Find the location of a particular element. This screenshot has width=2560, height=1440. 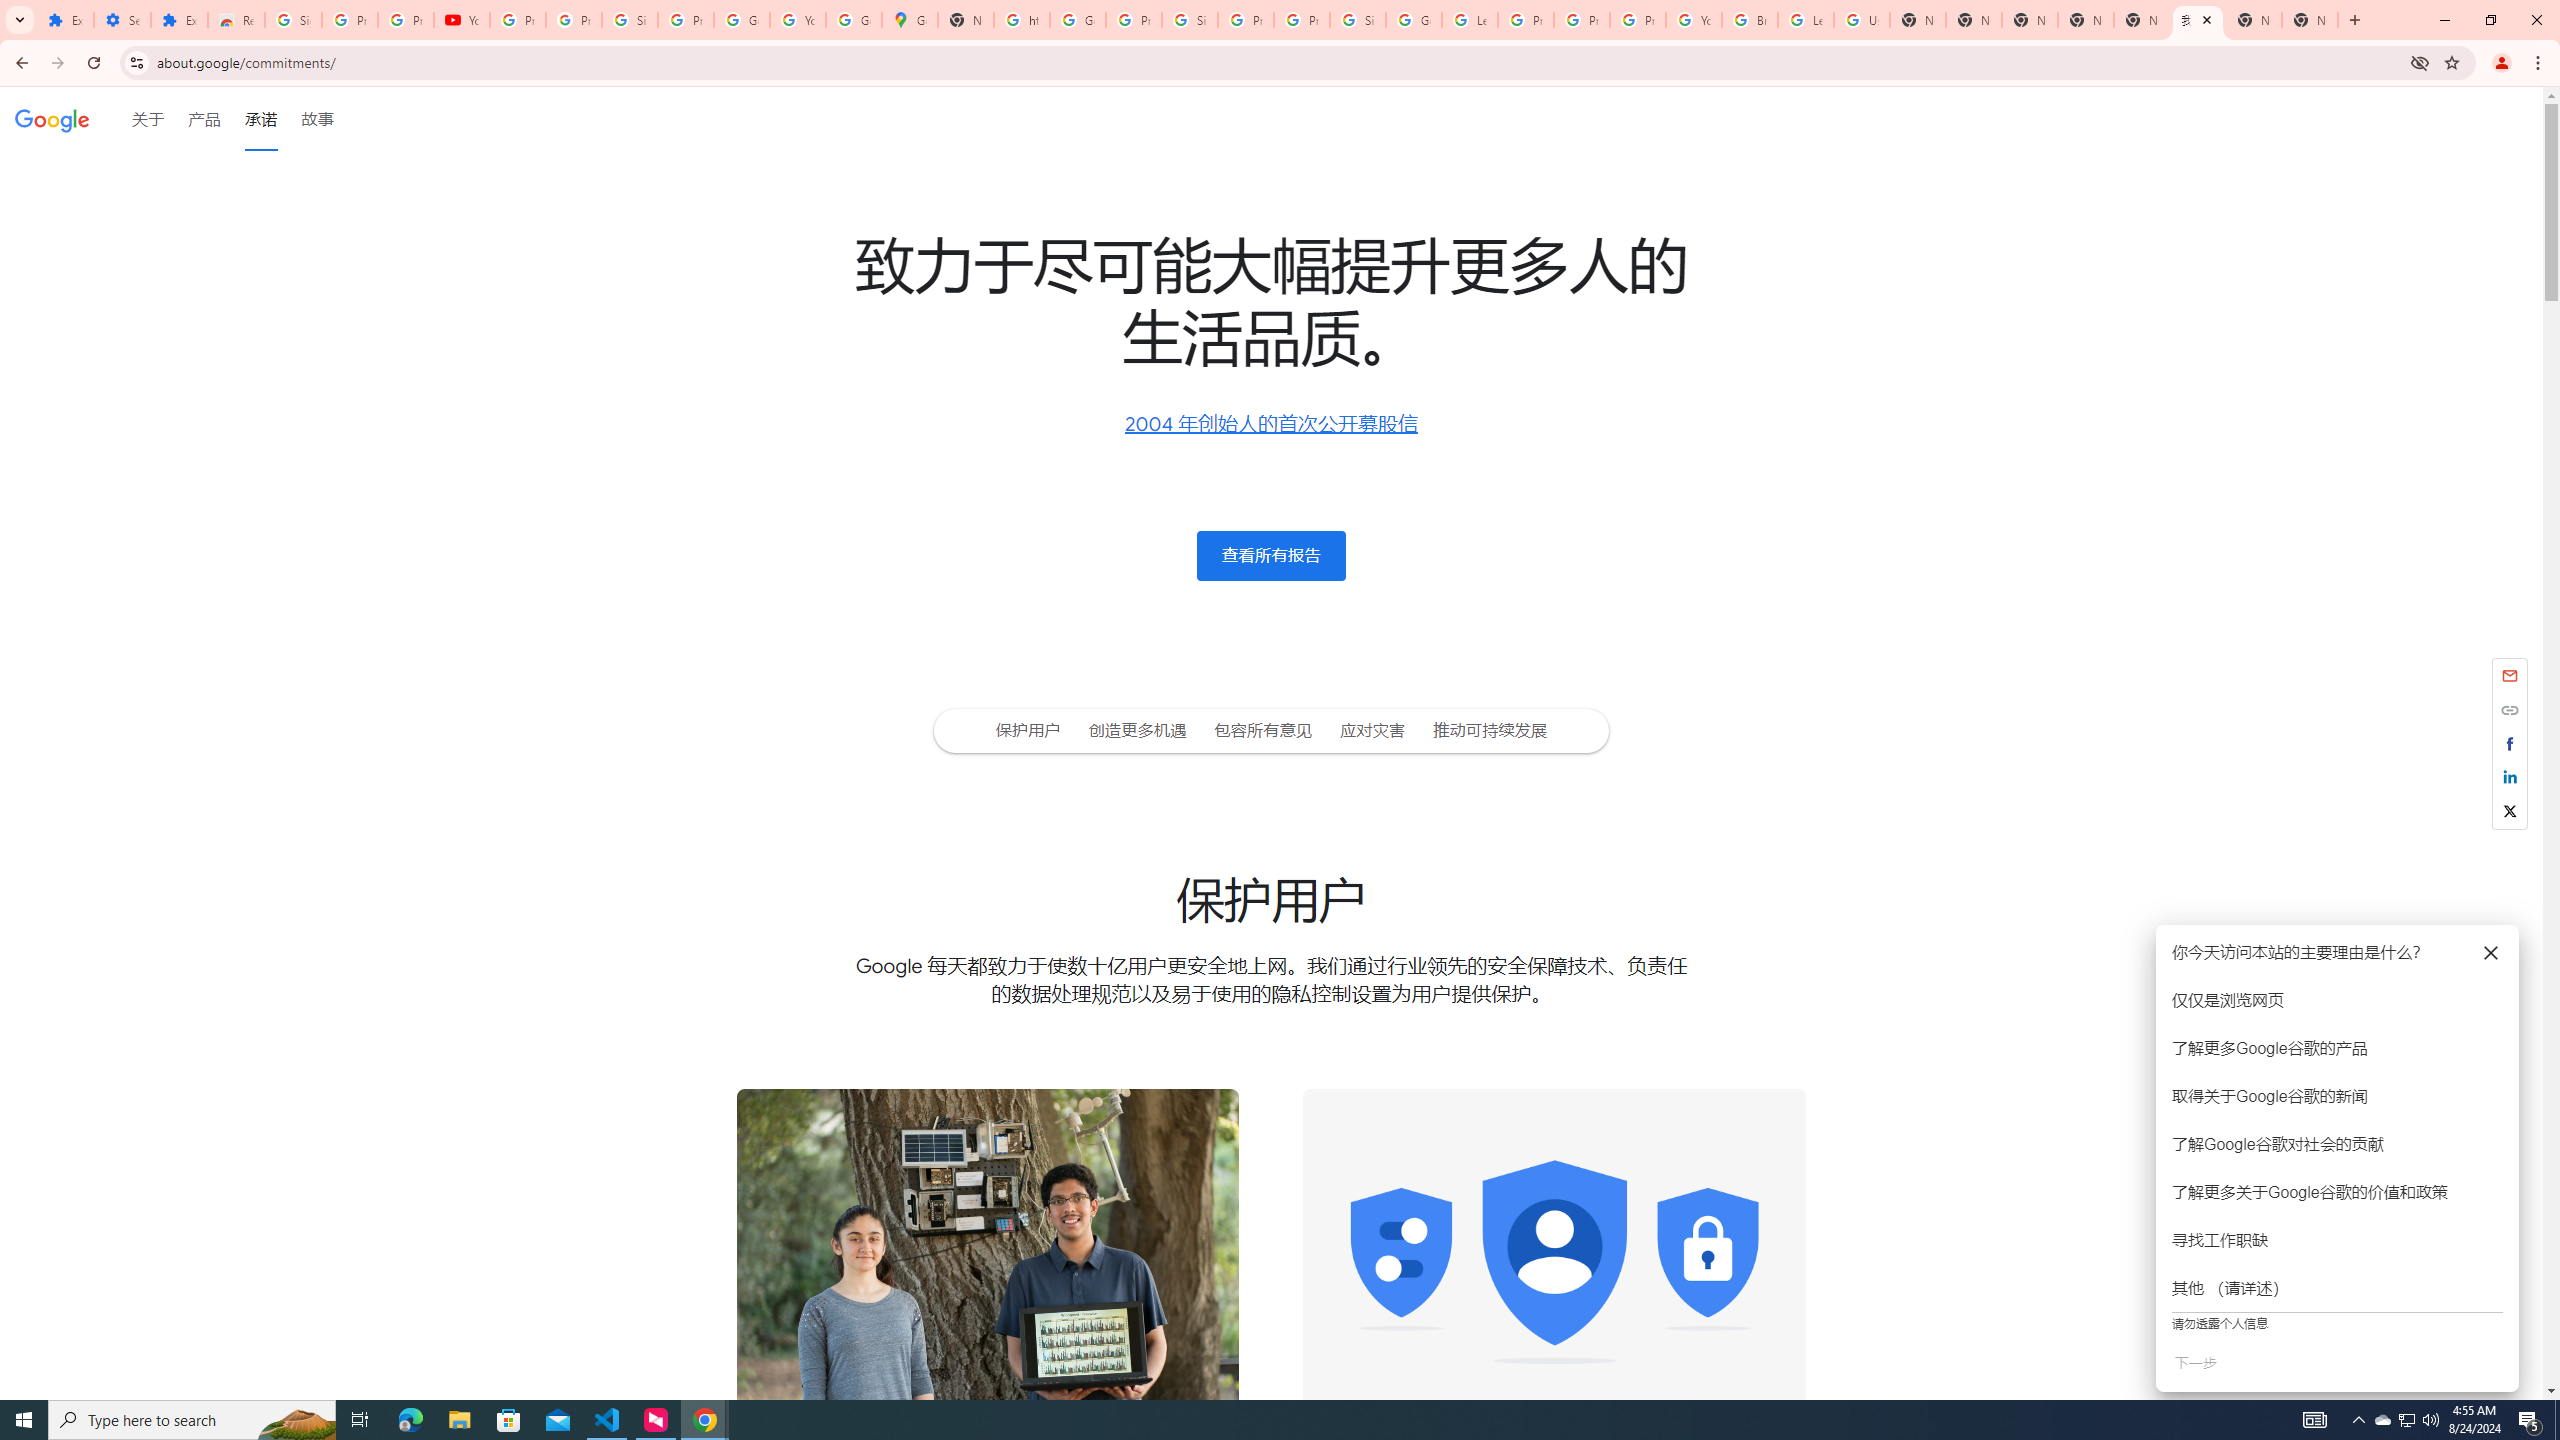

'Privacy Help Center - Policies Help' is located at coordinates (1581, 19).